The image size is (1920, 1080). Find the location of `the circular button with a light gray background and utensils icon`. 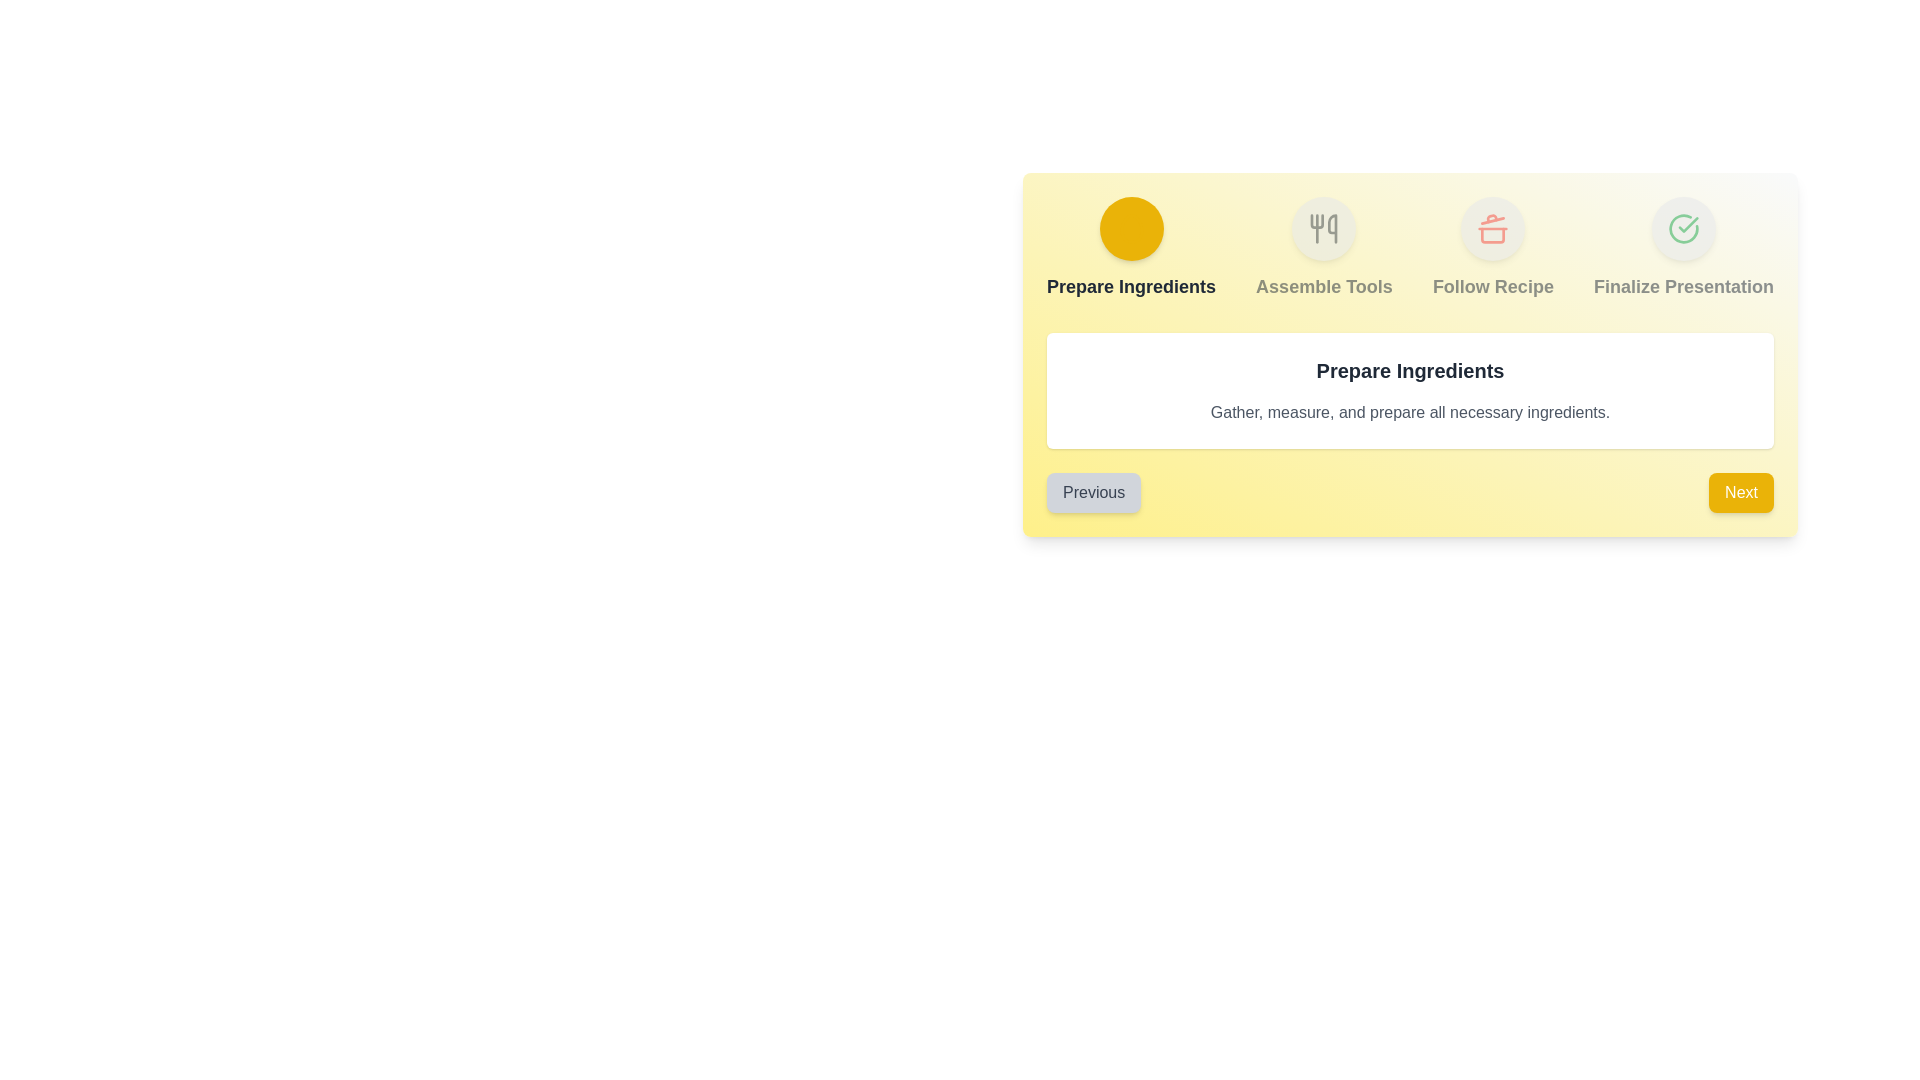

the circular button with a light gray background and utensils icon is located at coordinates (1324, 227).